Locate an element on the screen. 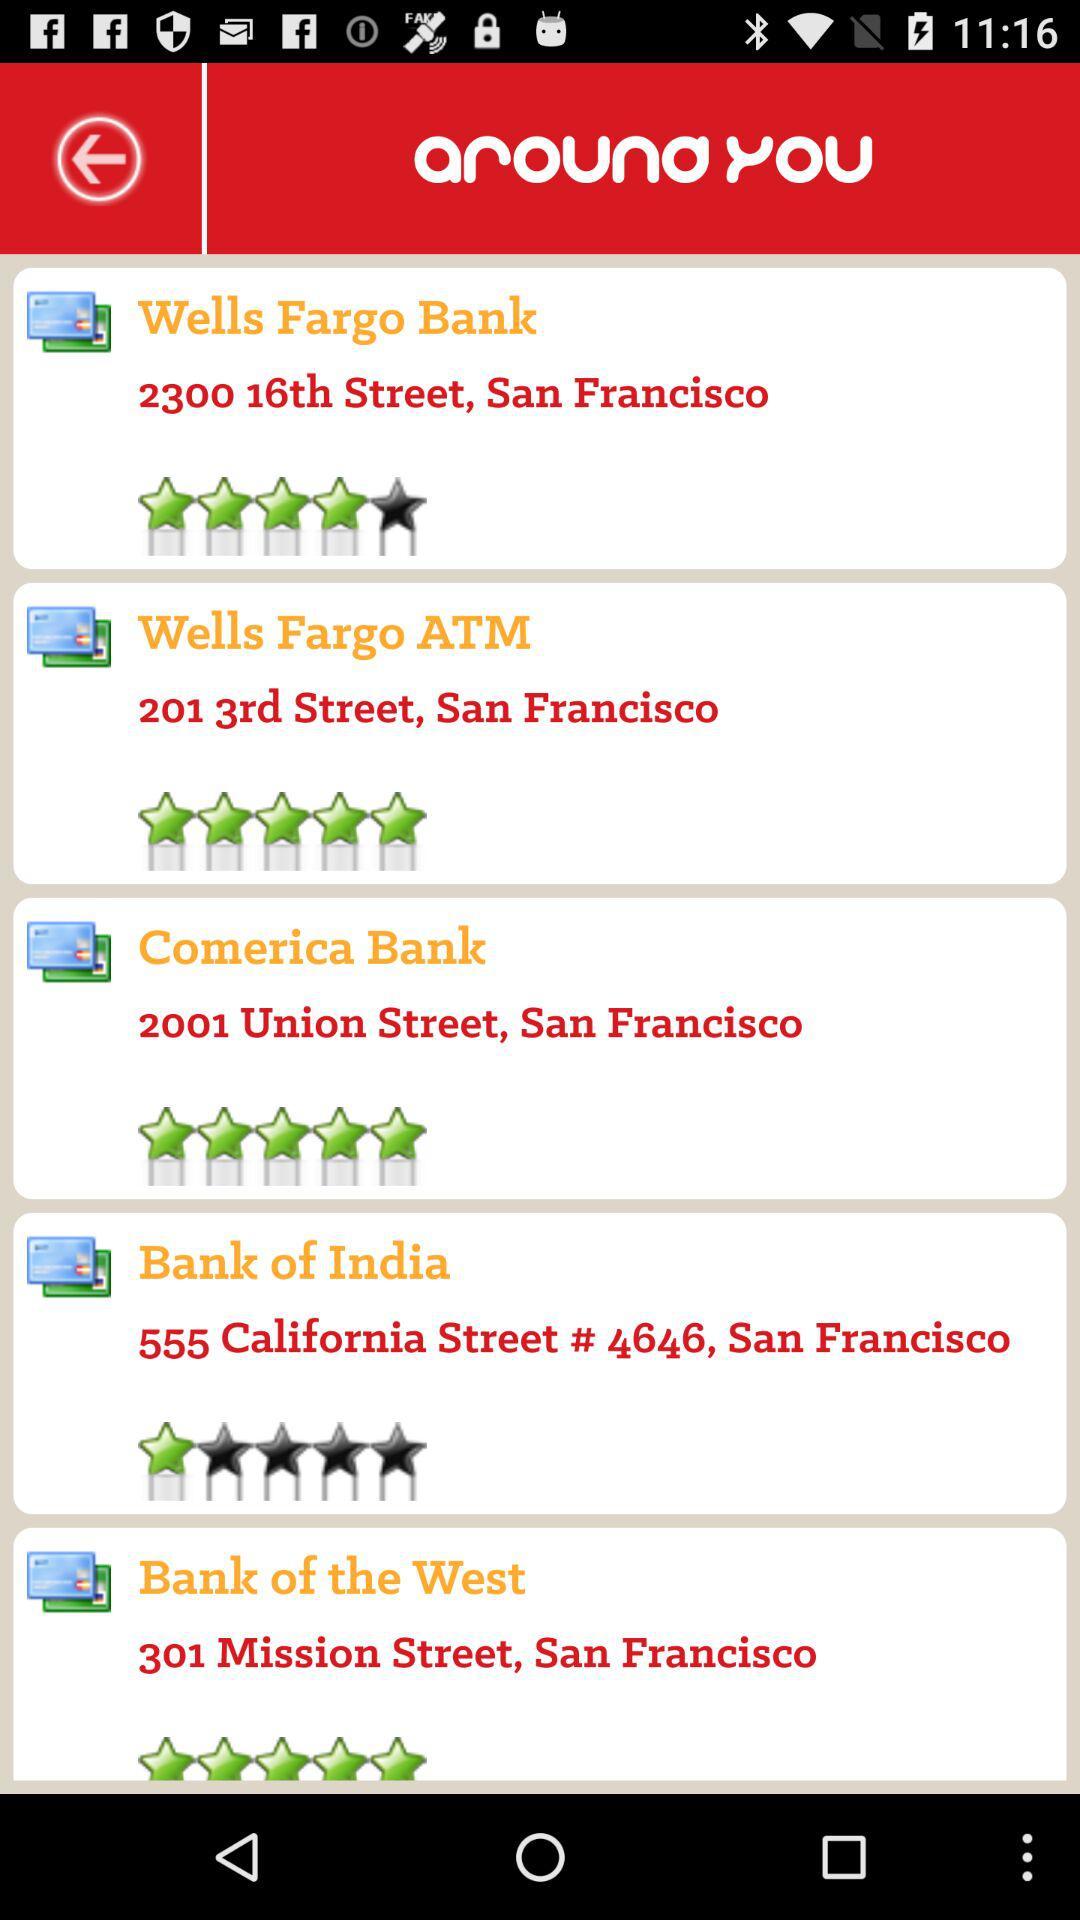 The width and height of the screenshot is (1080, 1920). the last image on the bottom left corner of the web page is located at coordinates (68, 1582).